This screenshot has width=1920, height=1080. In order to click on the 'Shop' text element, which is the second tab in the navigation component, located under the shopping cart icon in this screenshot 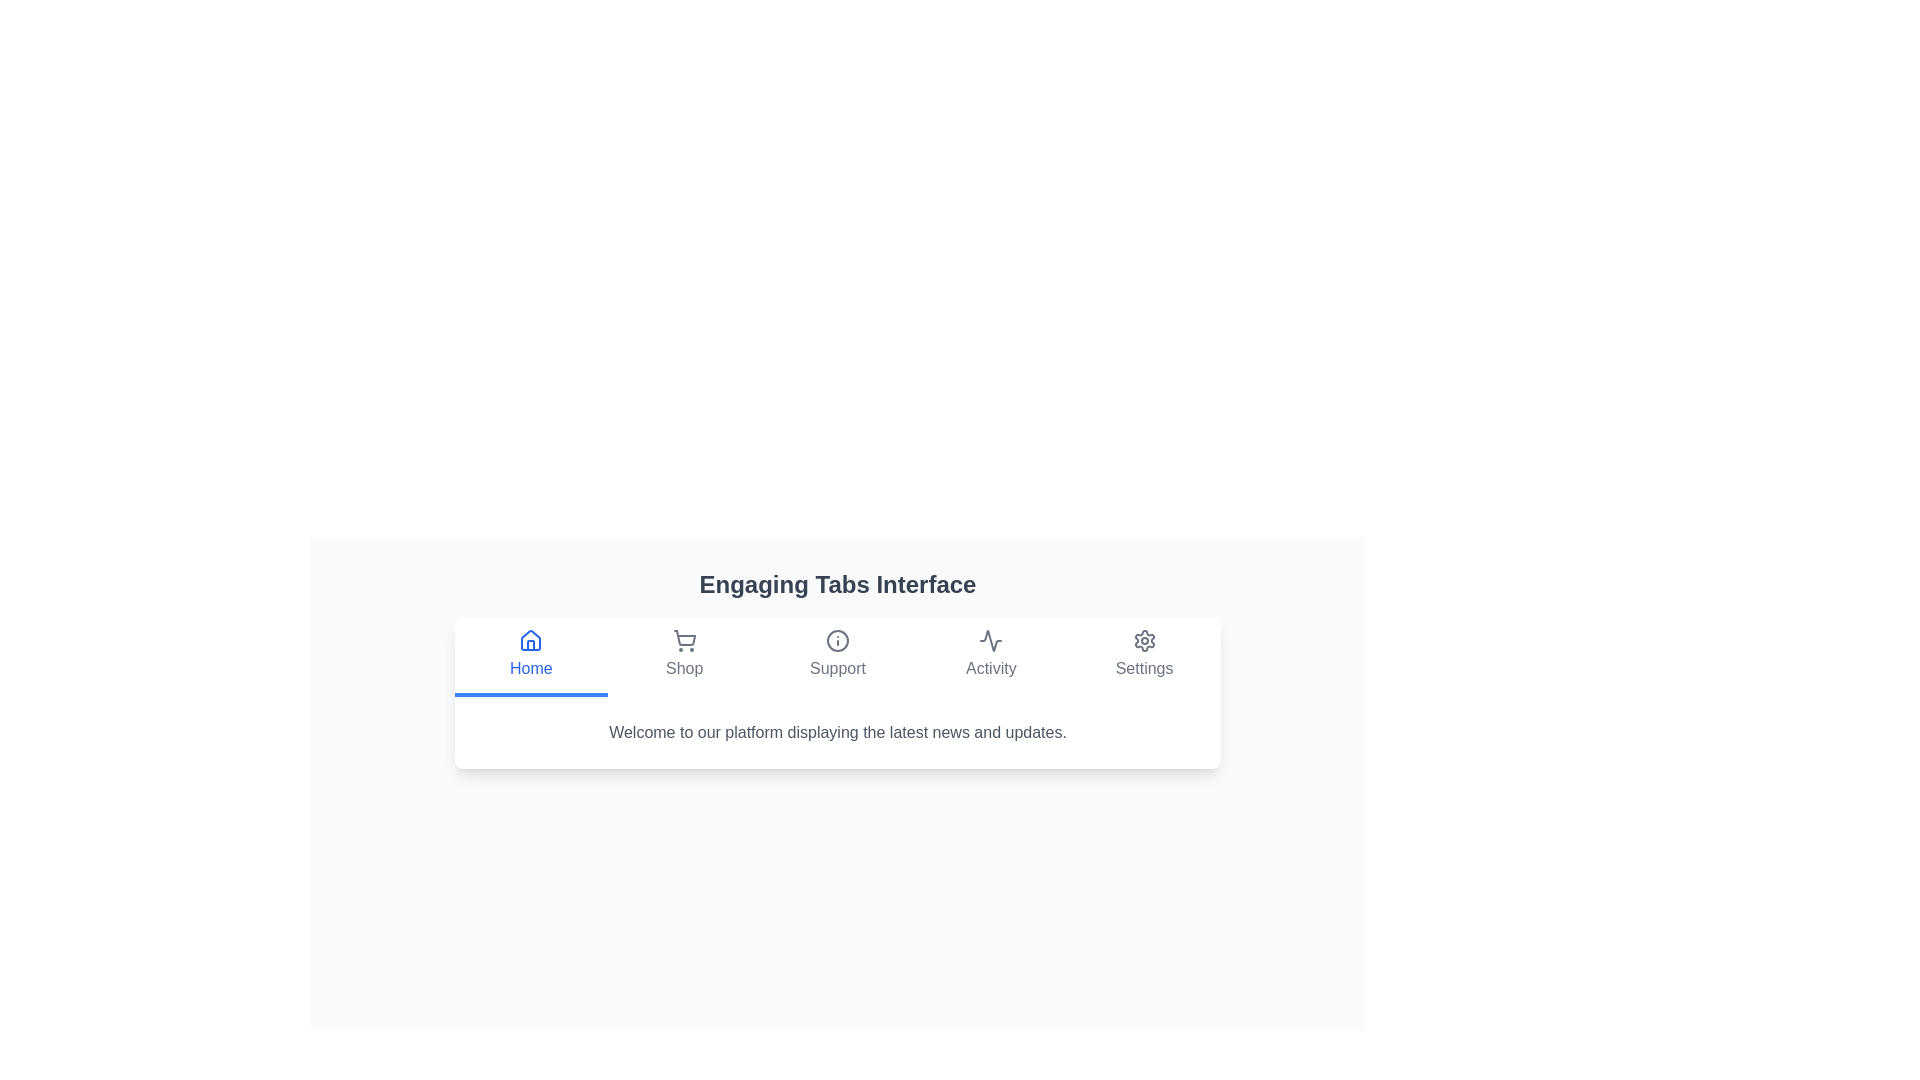, I will do `click(684, 668)`.